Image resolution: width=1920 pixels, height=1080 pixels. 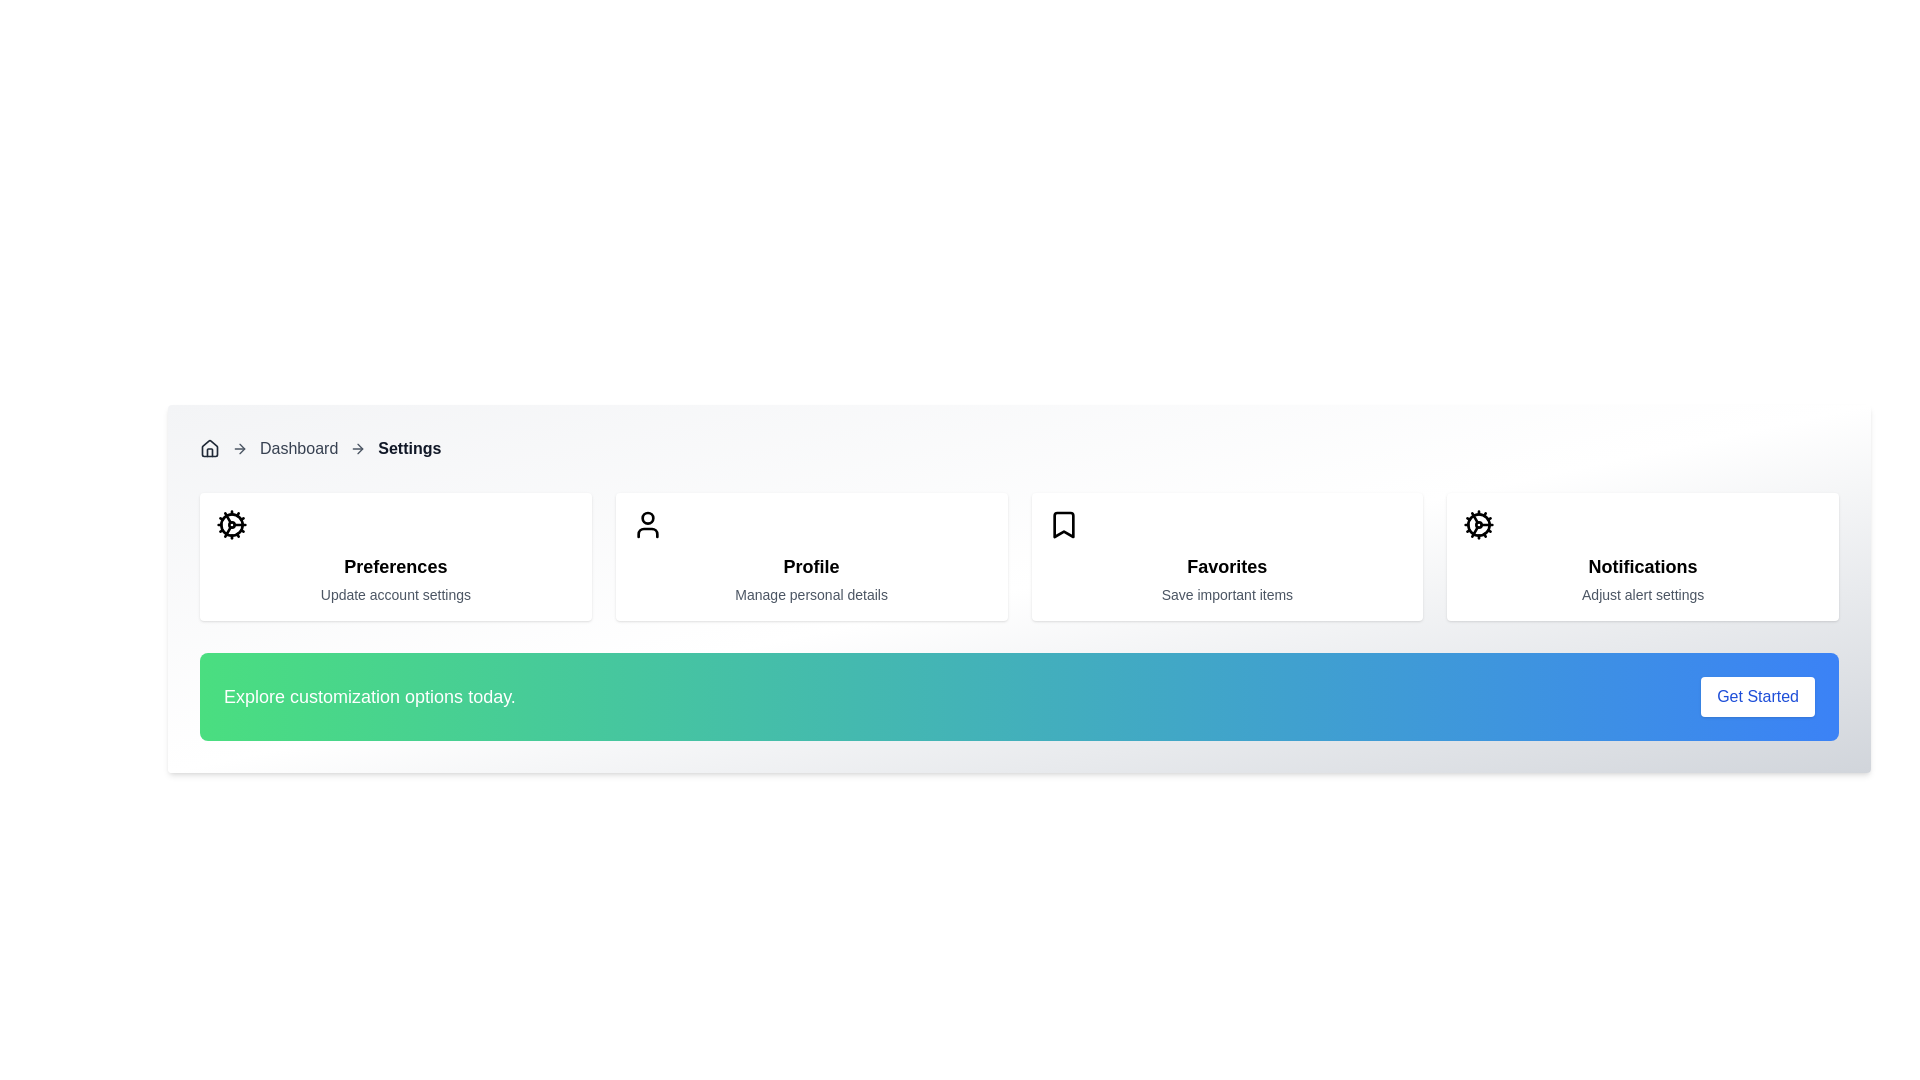 What do you see at coordinates (395, 567) in the screenshot?
I see `the static heading text that serves as the title for the account preferences settings, located at the top center of its card in the second row of the interface` at bounding box center [395, 567].